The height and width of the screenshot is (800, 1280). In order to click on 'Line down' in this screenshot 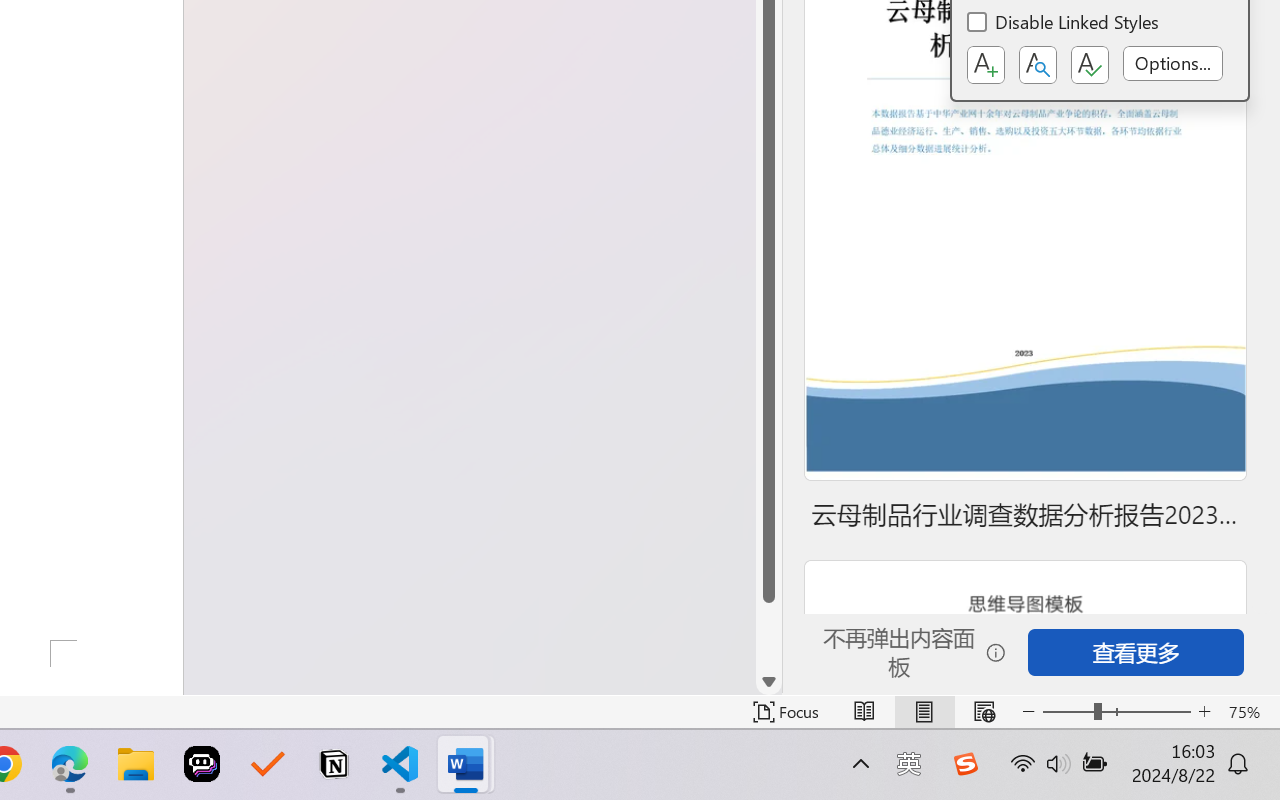, I will do `click(768, 682)`.